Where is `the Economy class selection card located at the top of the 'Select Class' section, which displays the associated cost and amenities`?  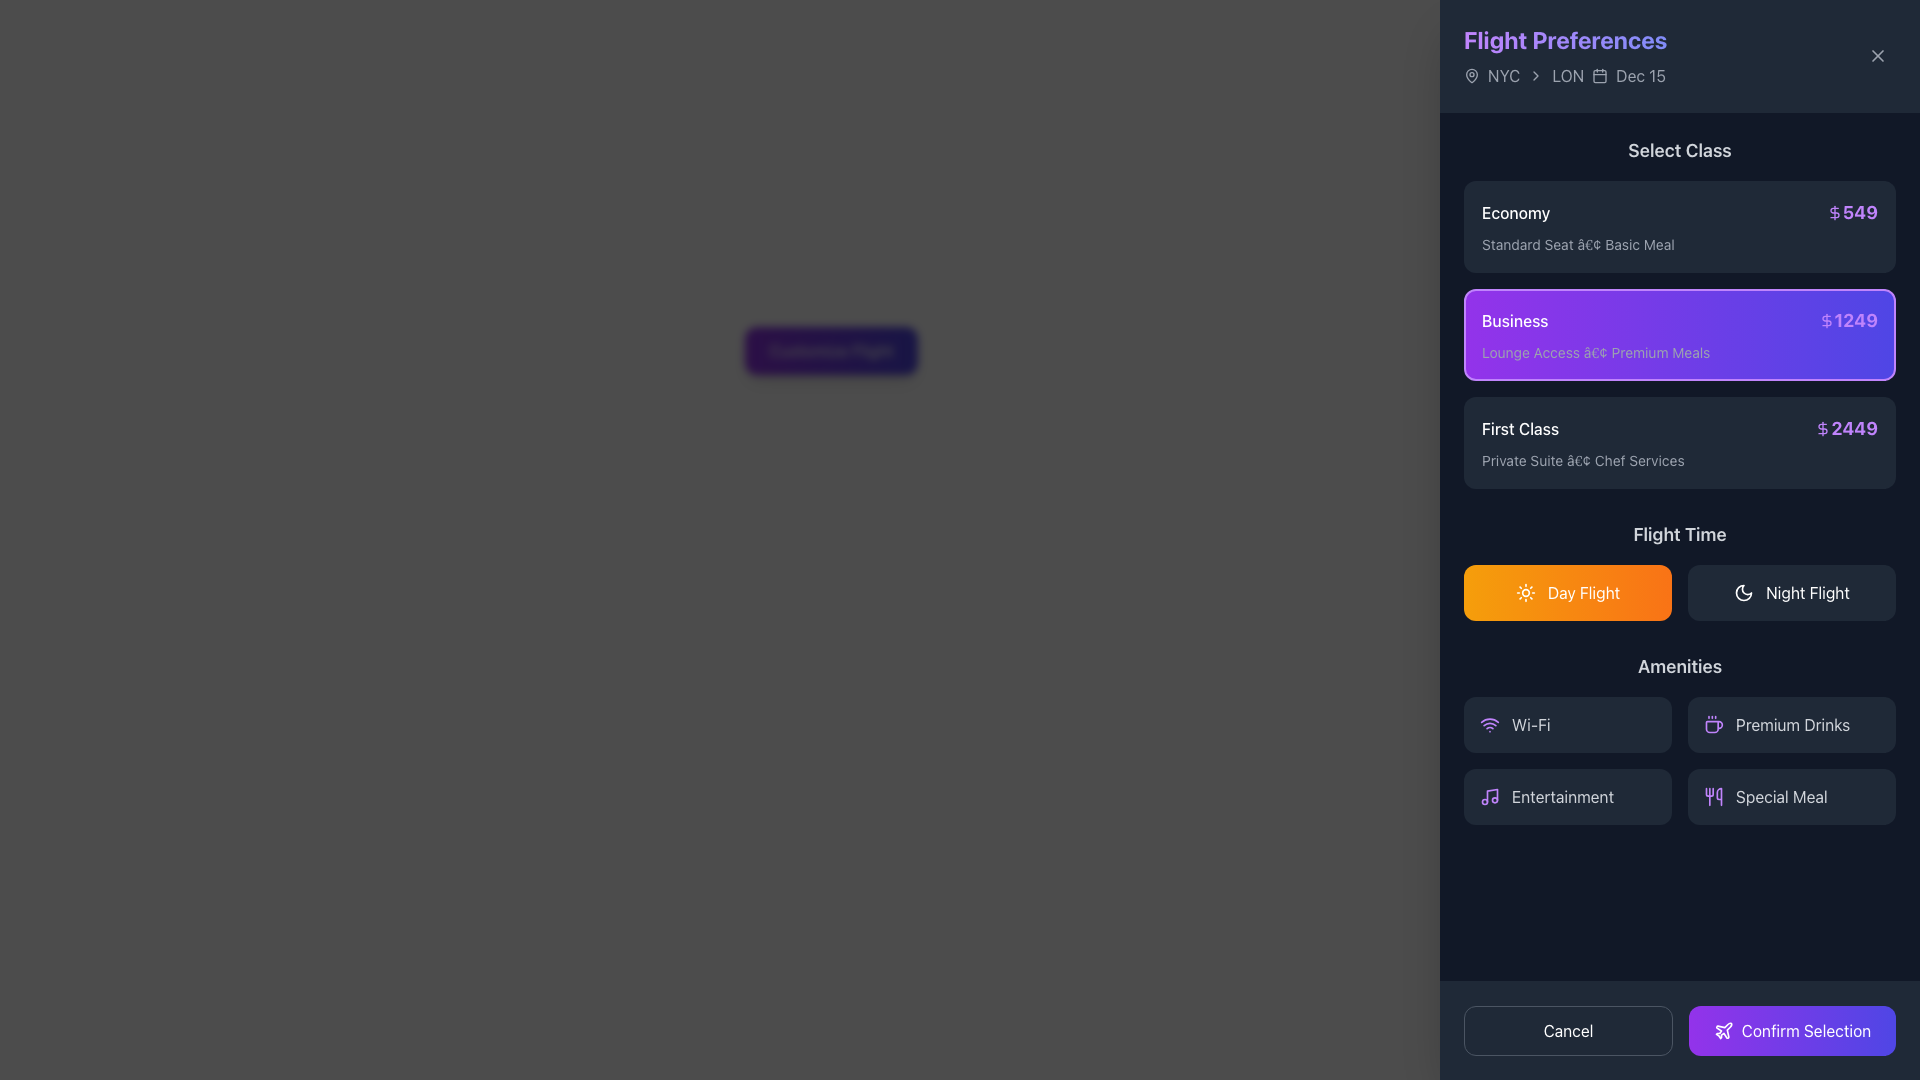 the Economy class selection card located at the top of the 'Select Class' section, which displays the associated cost and amenities is located at coordinates (1680, 226).